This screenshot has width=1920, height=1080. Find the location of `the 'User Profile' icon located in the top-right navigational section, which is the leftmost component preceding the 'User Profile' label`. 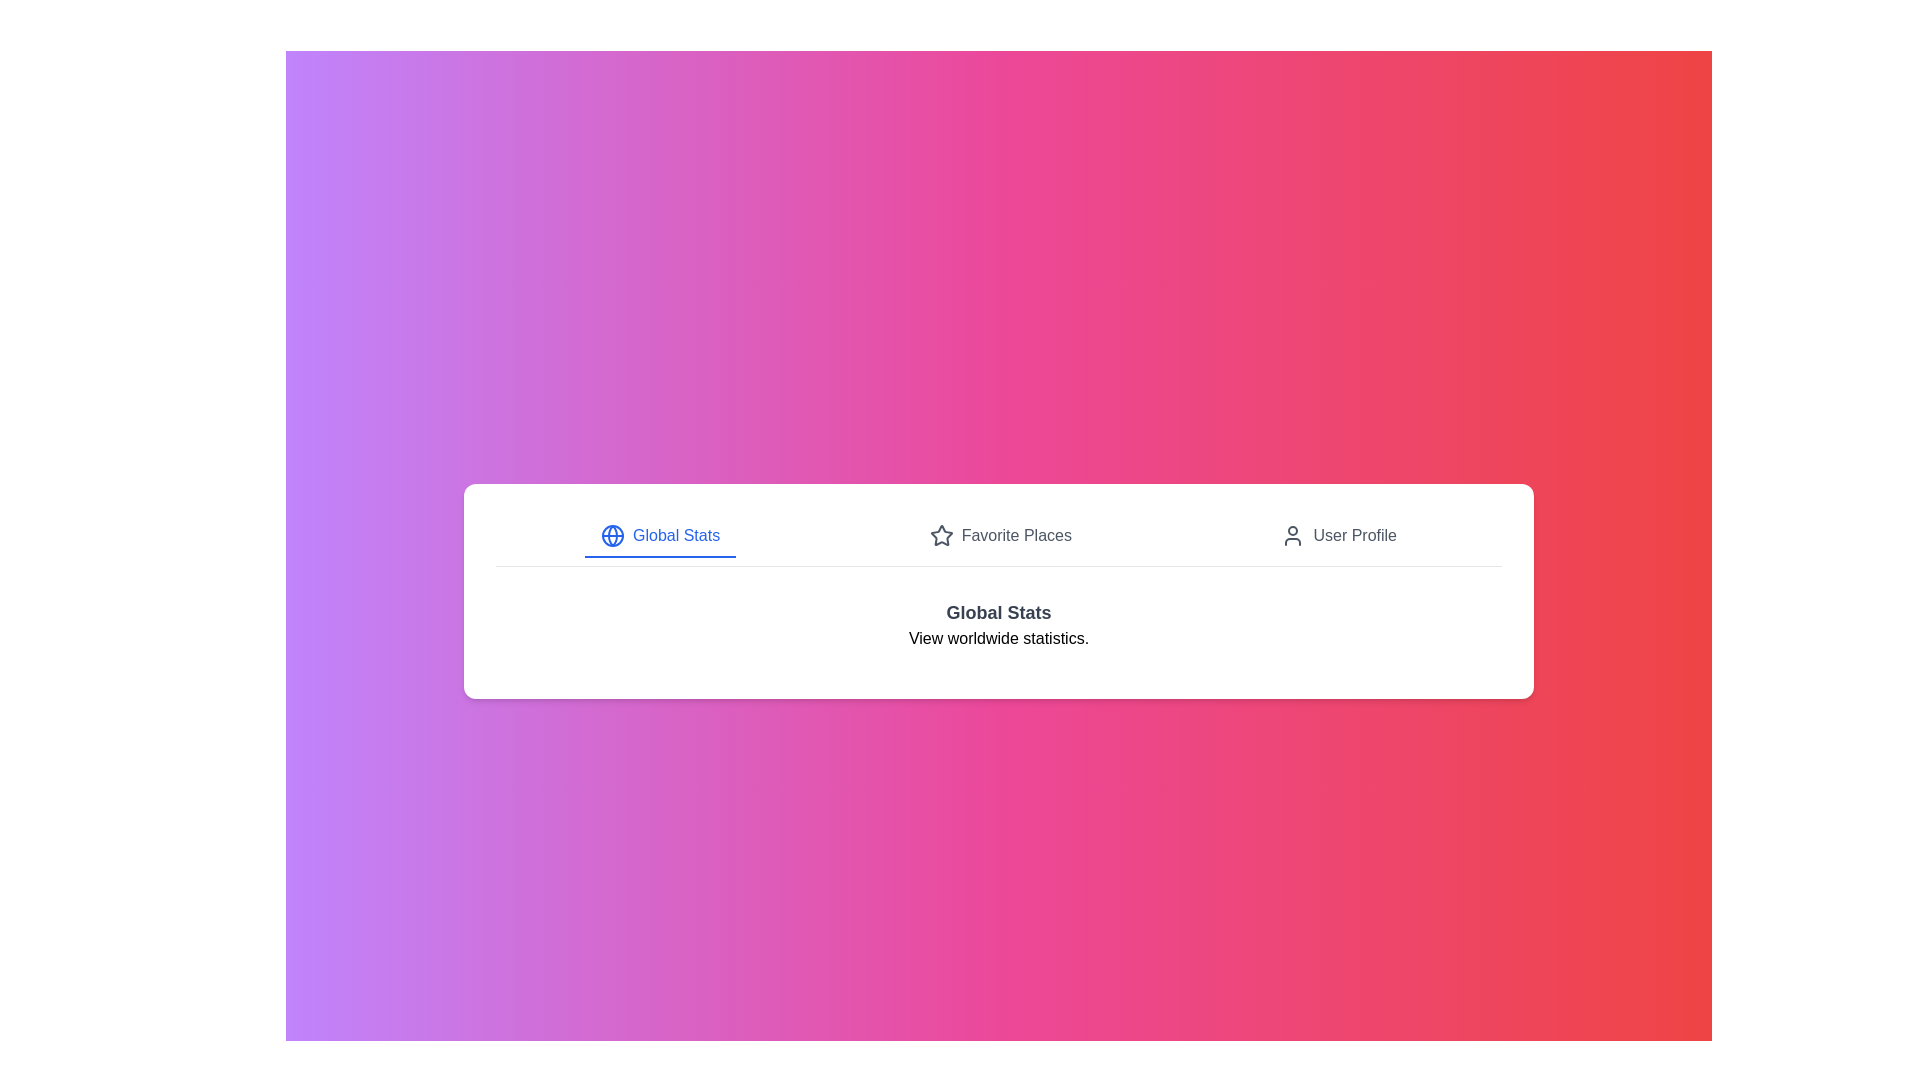

the 'User Profile' icon located in the top-right navigational section, which is the leftmost component preceding the 'User Profile' label is located at coordinates (1293, 534).